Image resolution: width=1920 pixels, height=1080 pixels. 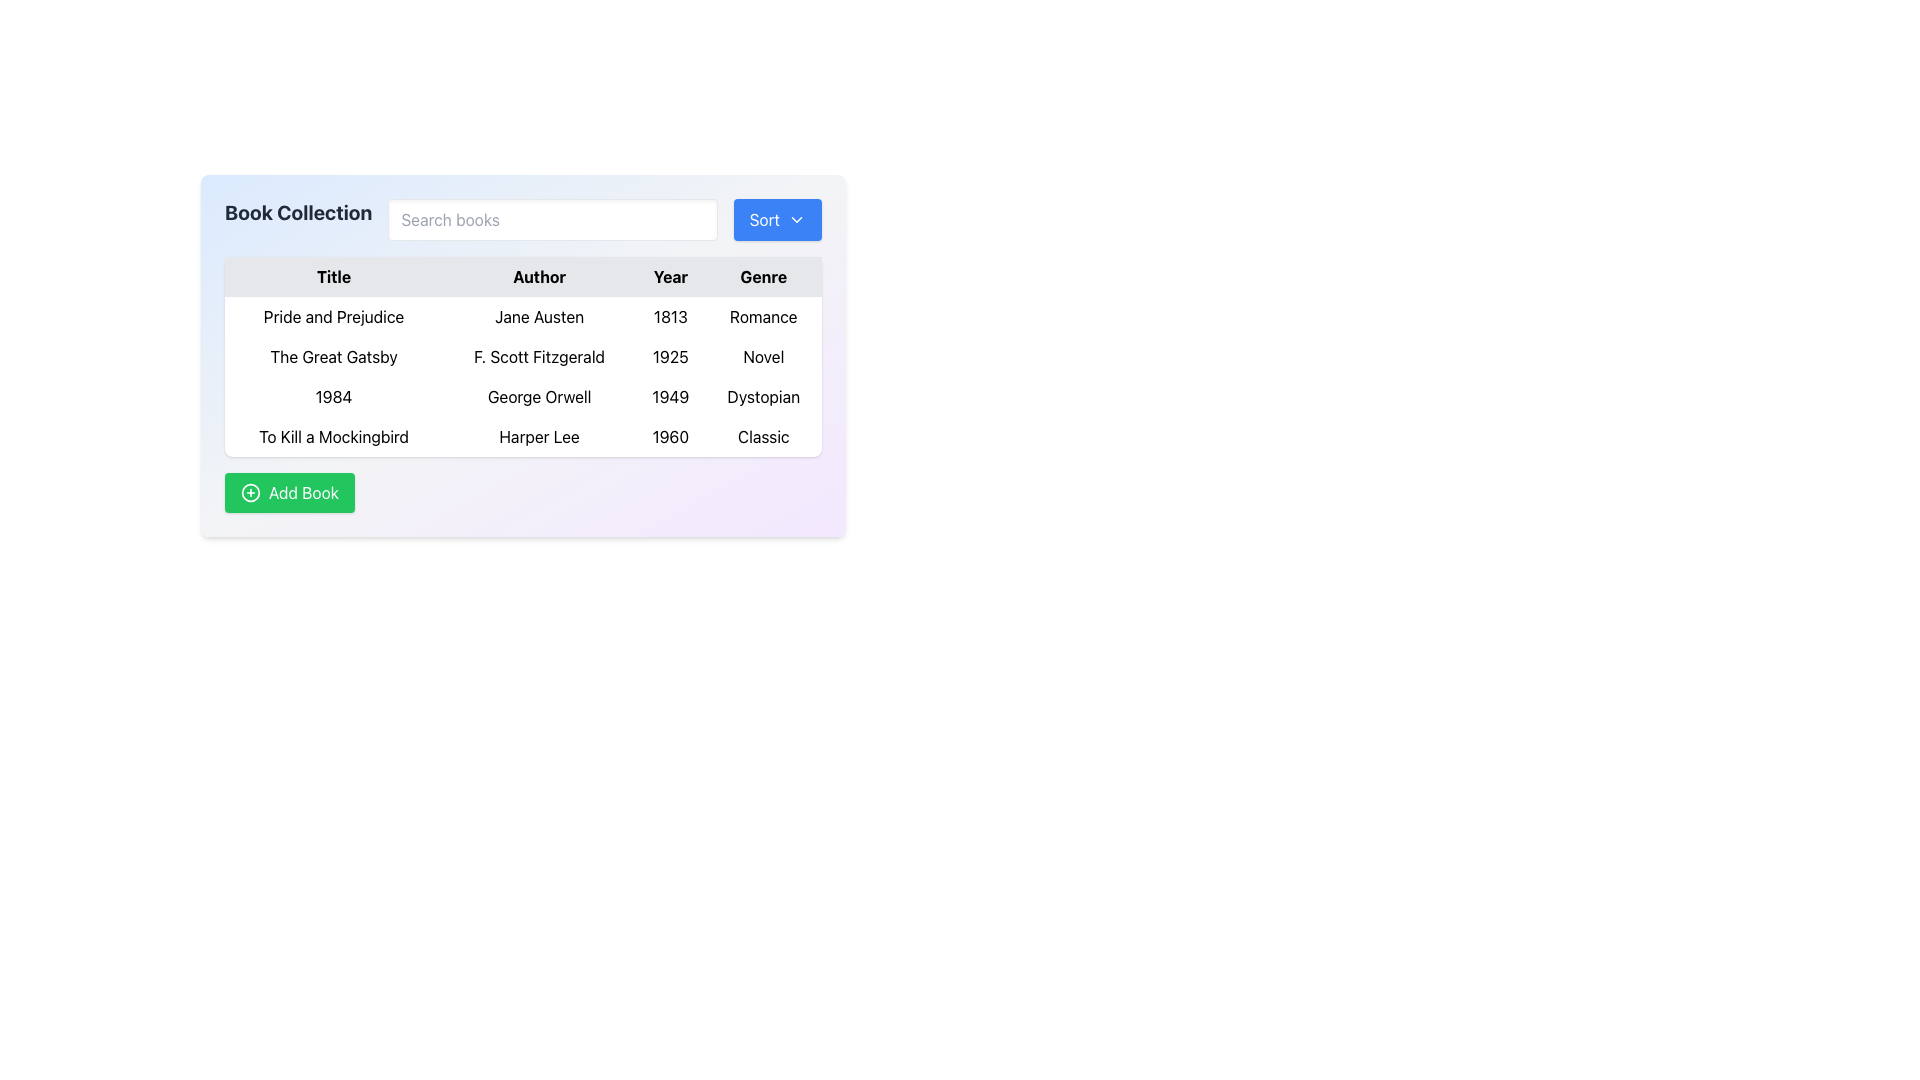 I want to click on the text label displaying 'Harper Lee' in the second column of the fourth row of the table under the 'Author' header, so click(x=539, y=435).